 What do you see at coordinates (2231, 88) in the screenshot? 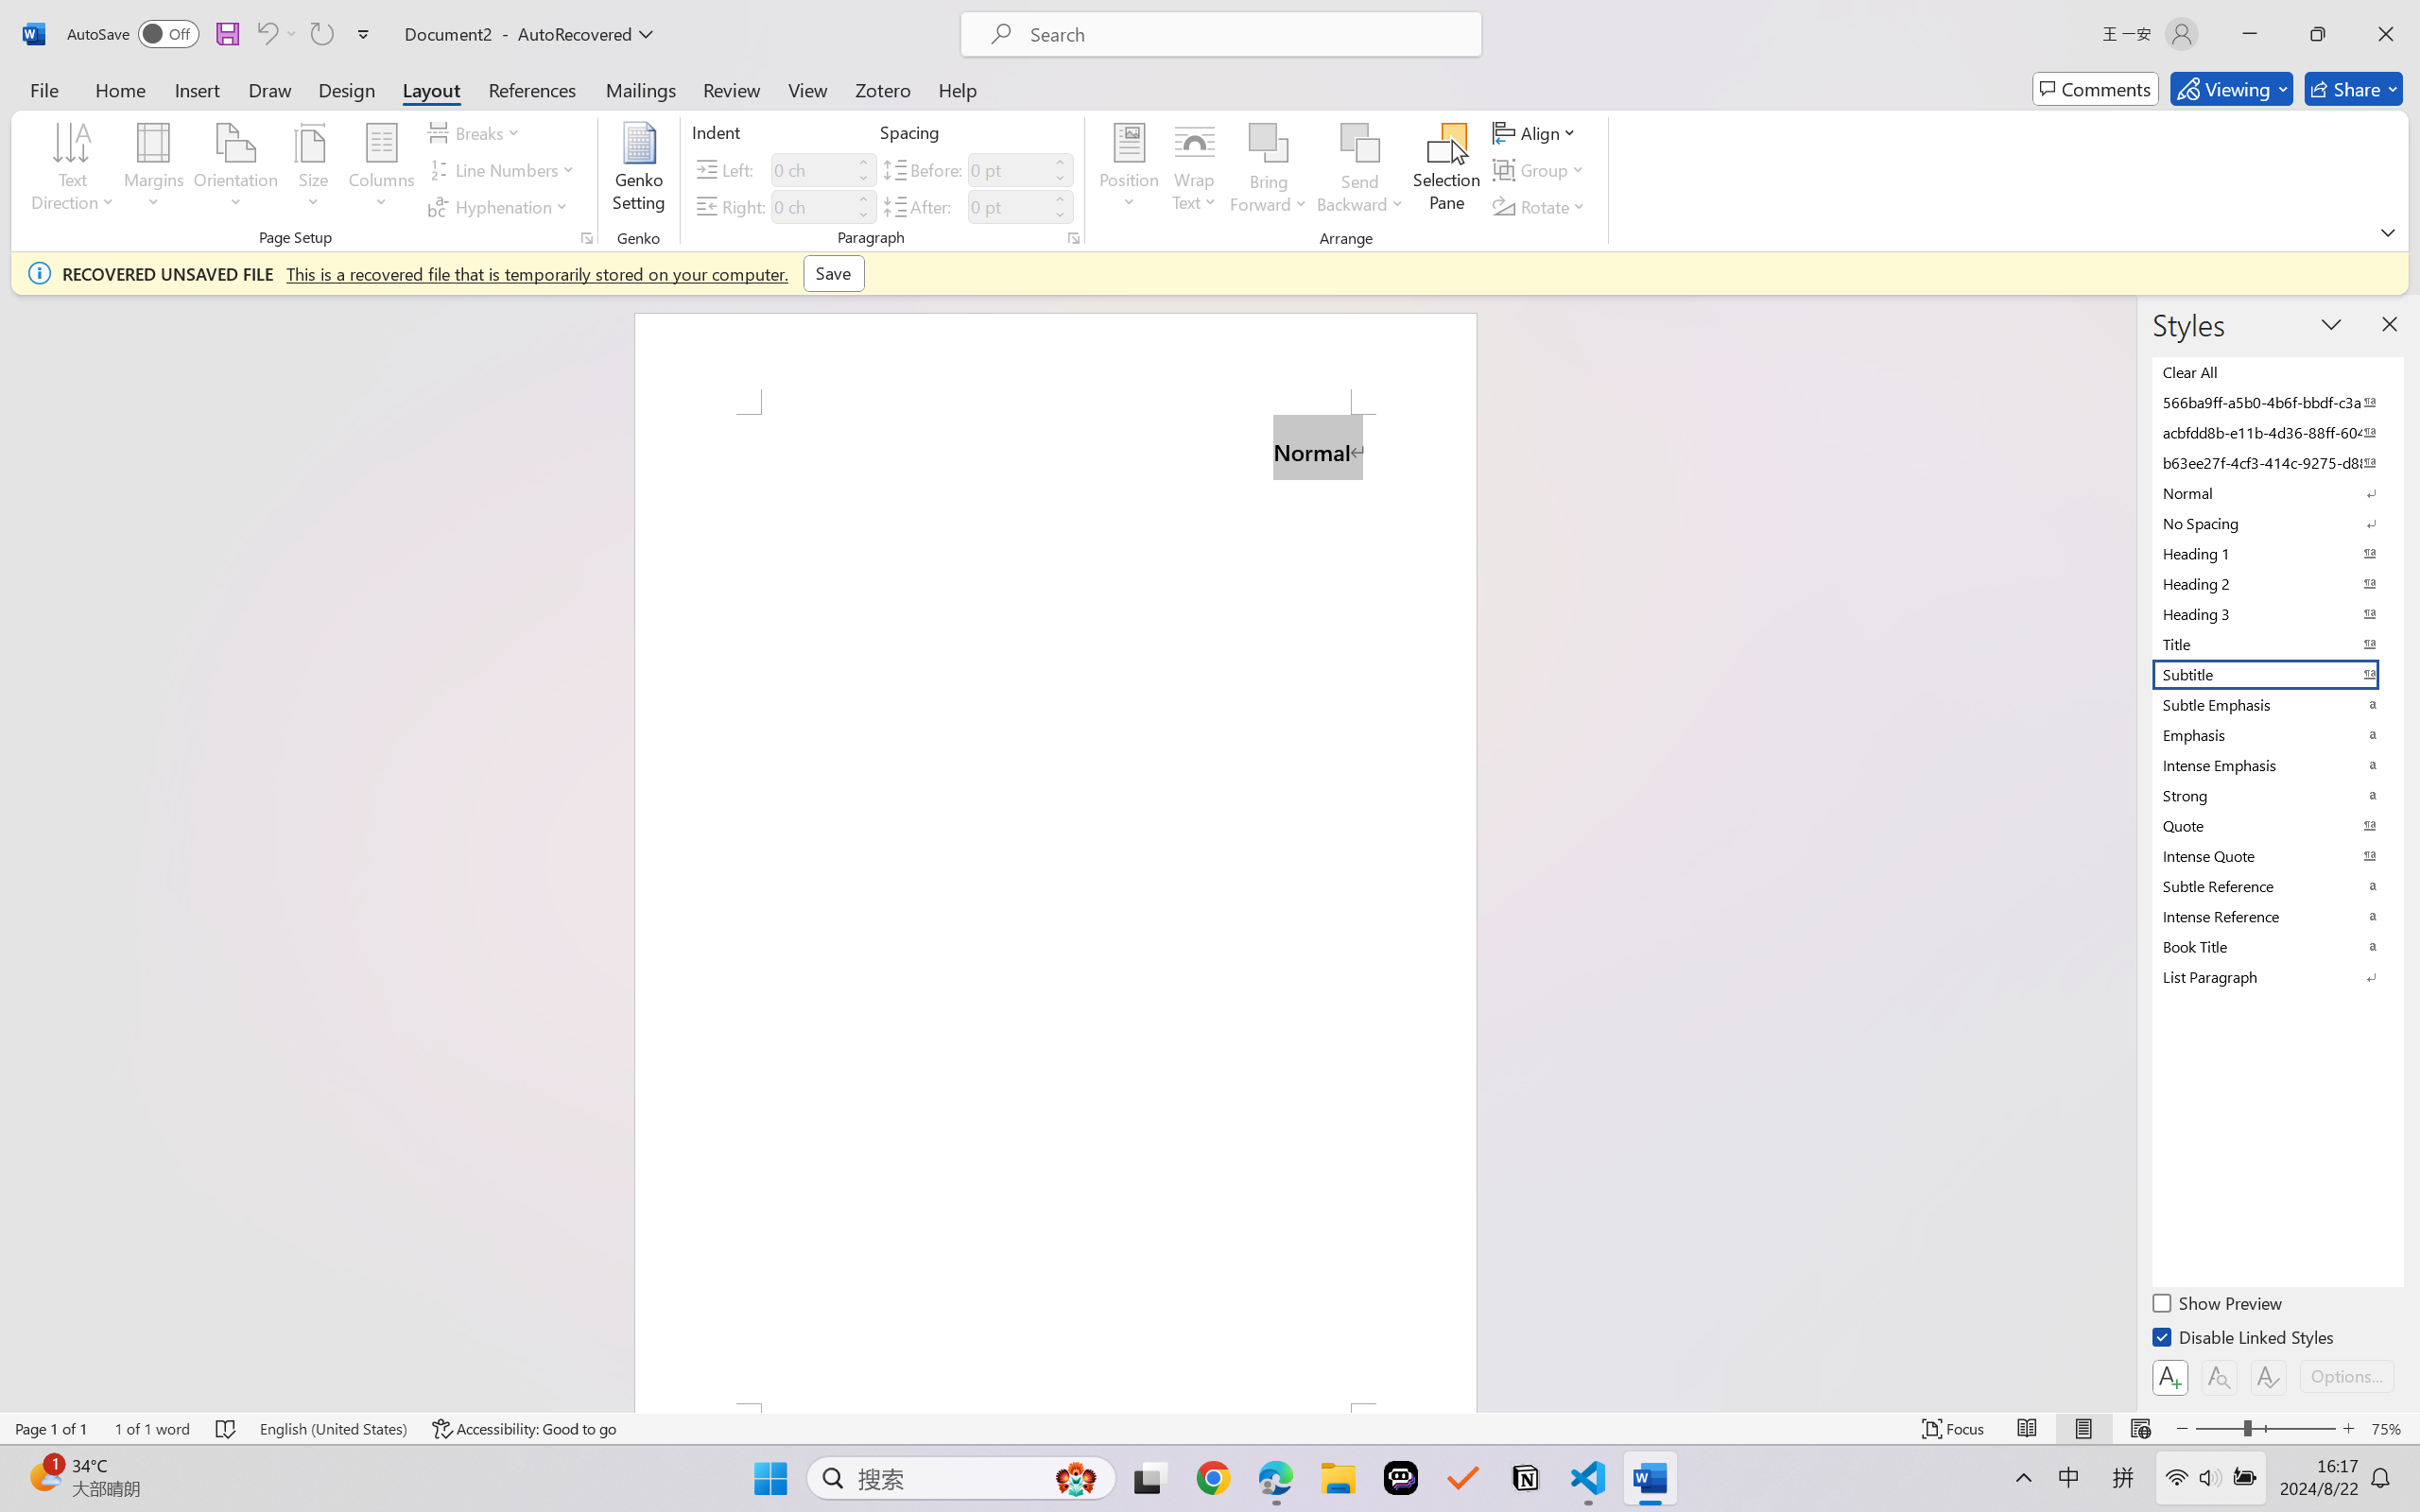
I see `'Mode'` at bounding box center [2231, 88].